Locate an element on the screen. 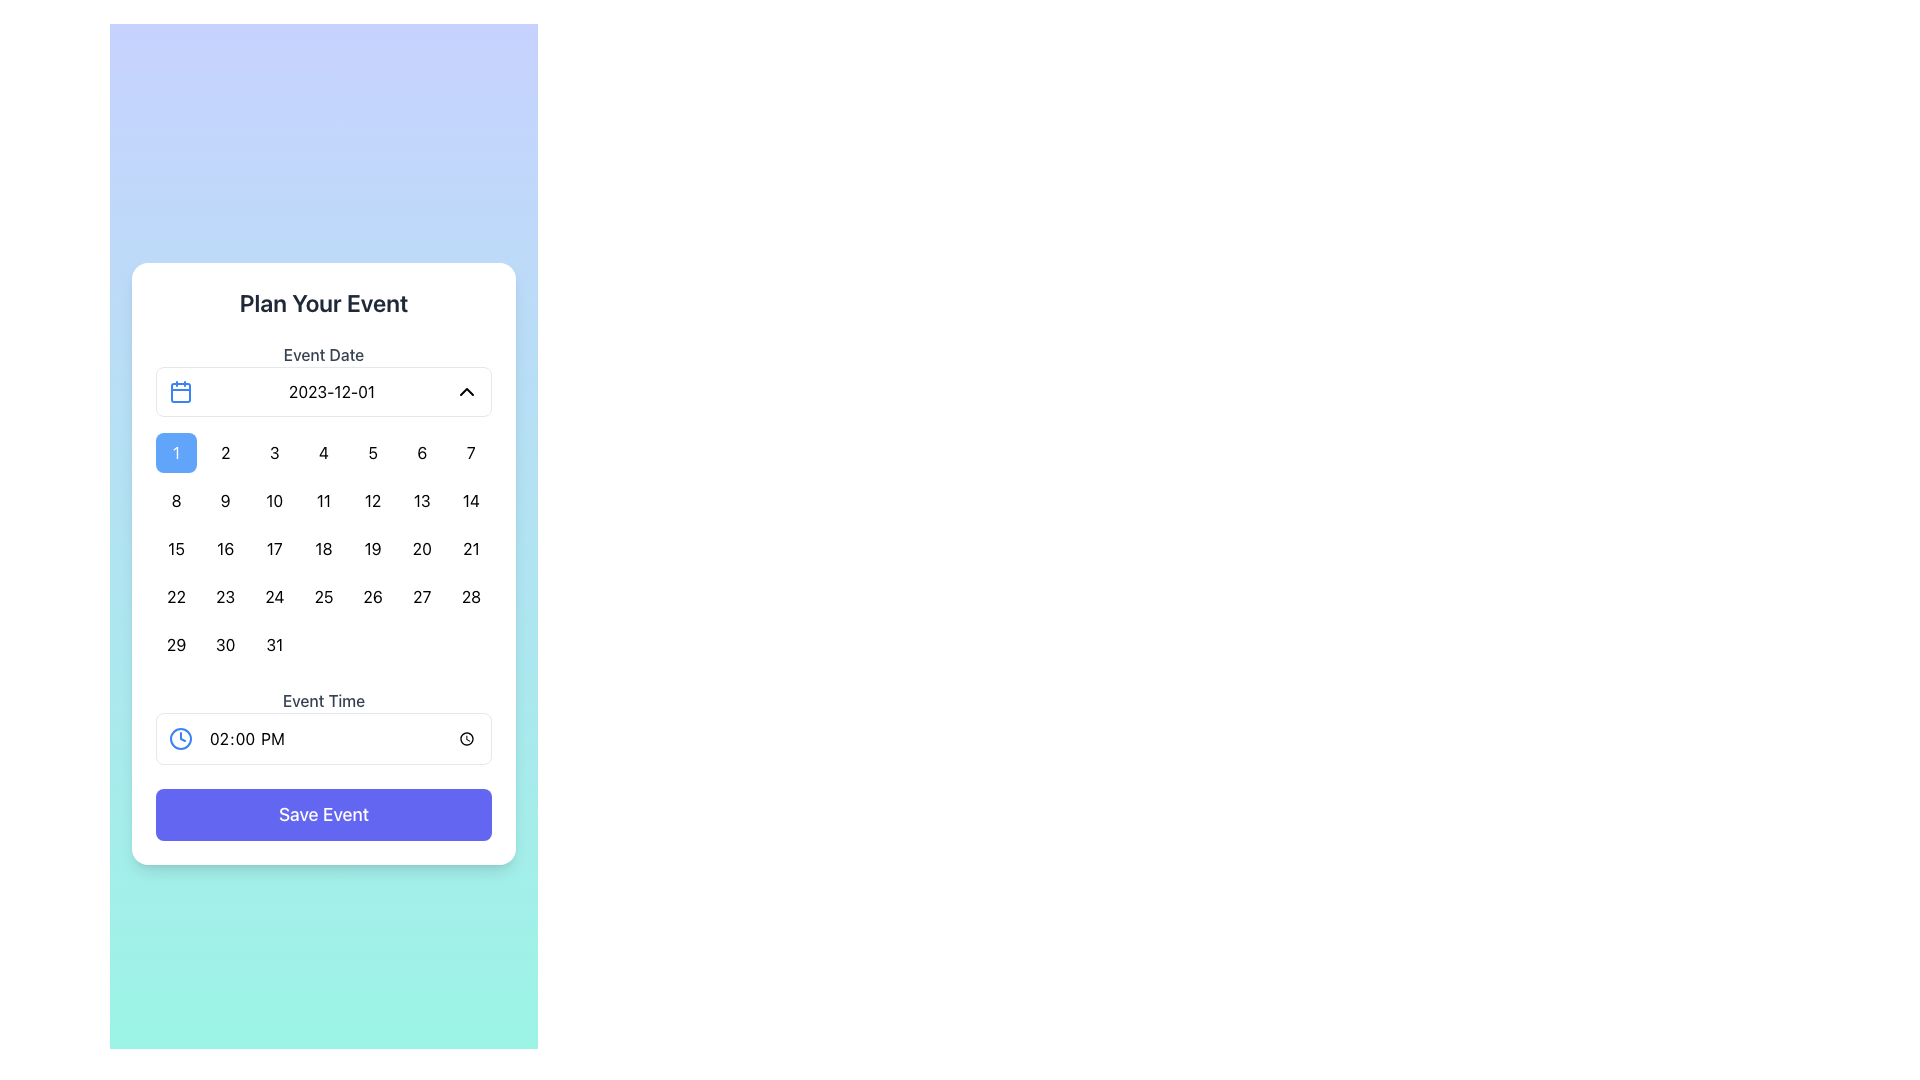 Image resolution: width=1920 pixels, height=1080 pixels. the square-shaped button displaying '23' in the center, located in the sixth row and second column of the grid under the 'Event Date' section is located at coordinates (225, 596).